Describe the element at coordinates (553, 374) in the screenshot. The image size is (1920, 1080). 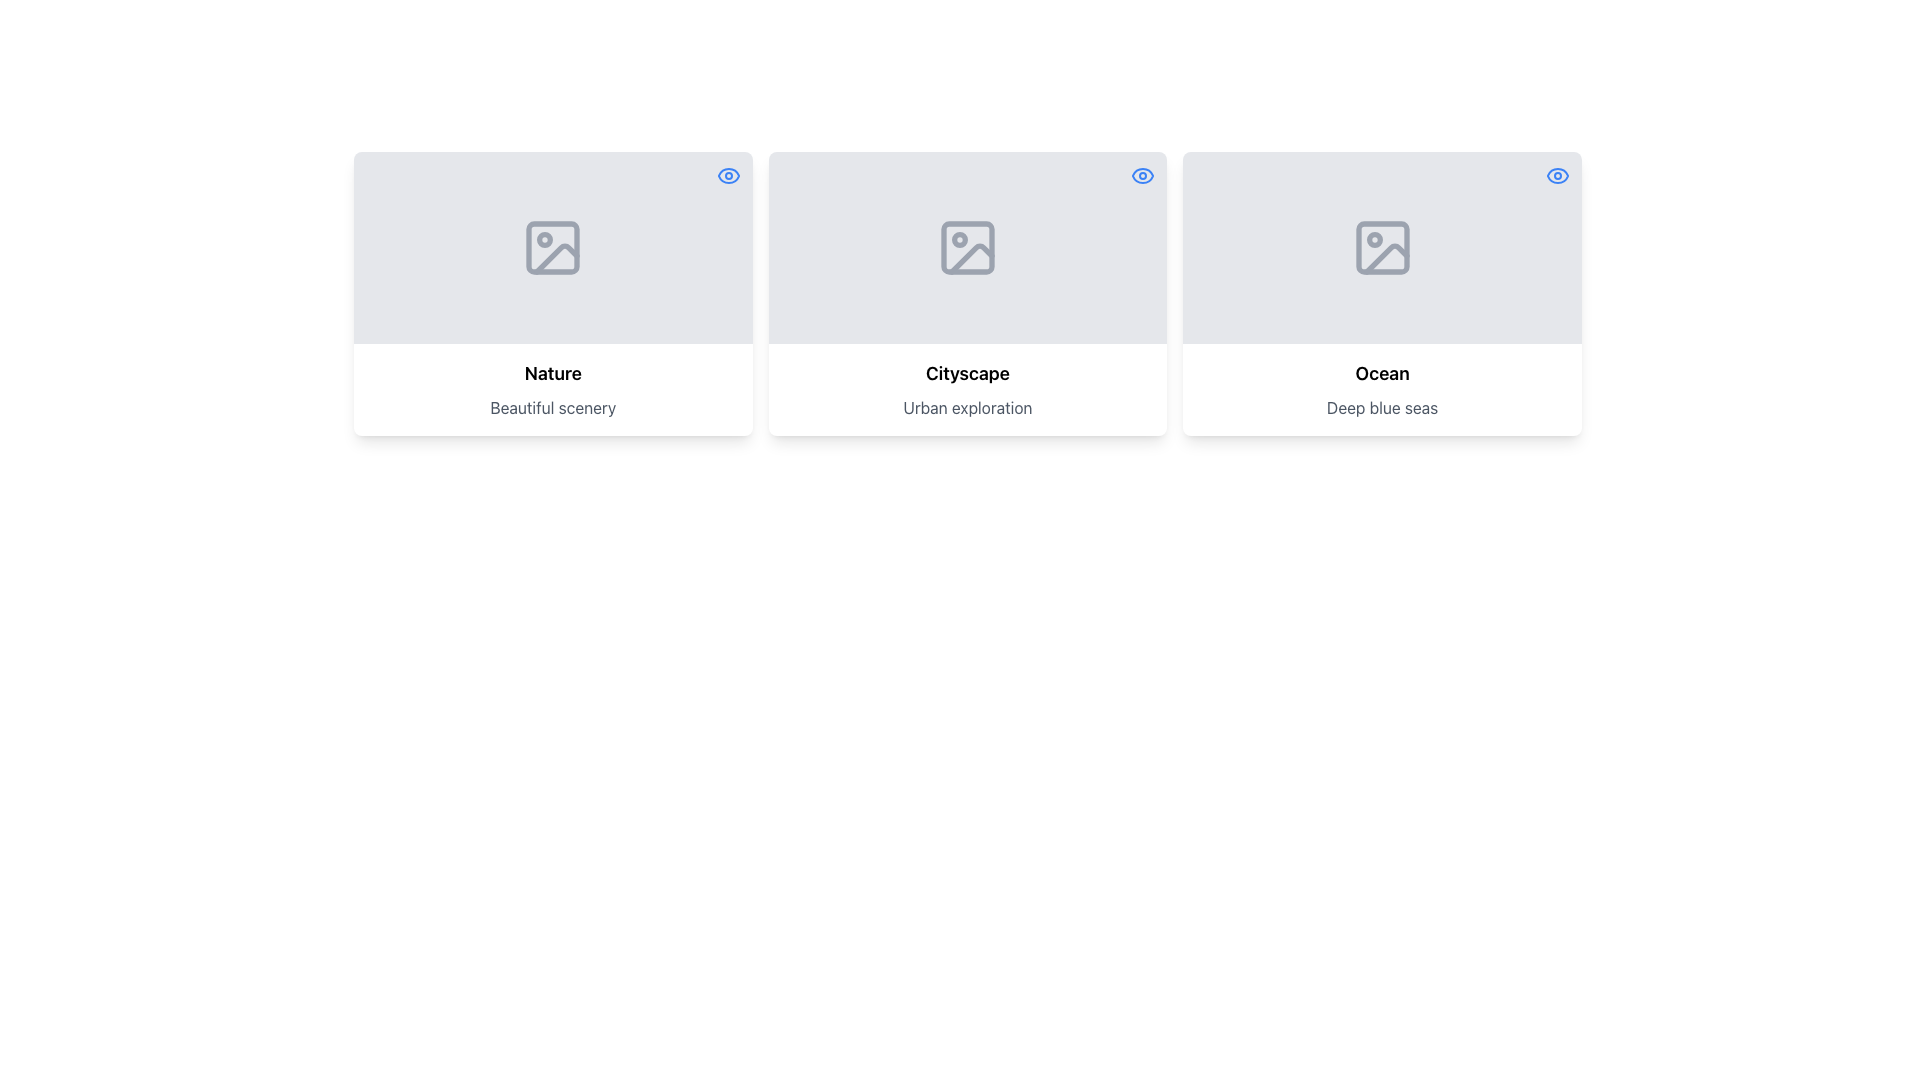
I see `the 'Nature' text label, which serves as a title for the section` at that location.